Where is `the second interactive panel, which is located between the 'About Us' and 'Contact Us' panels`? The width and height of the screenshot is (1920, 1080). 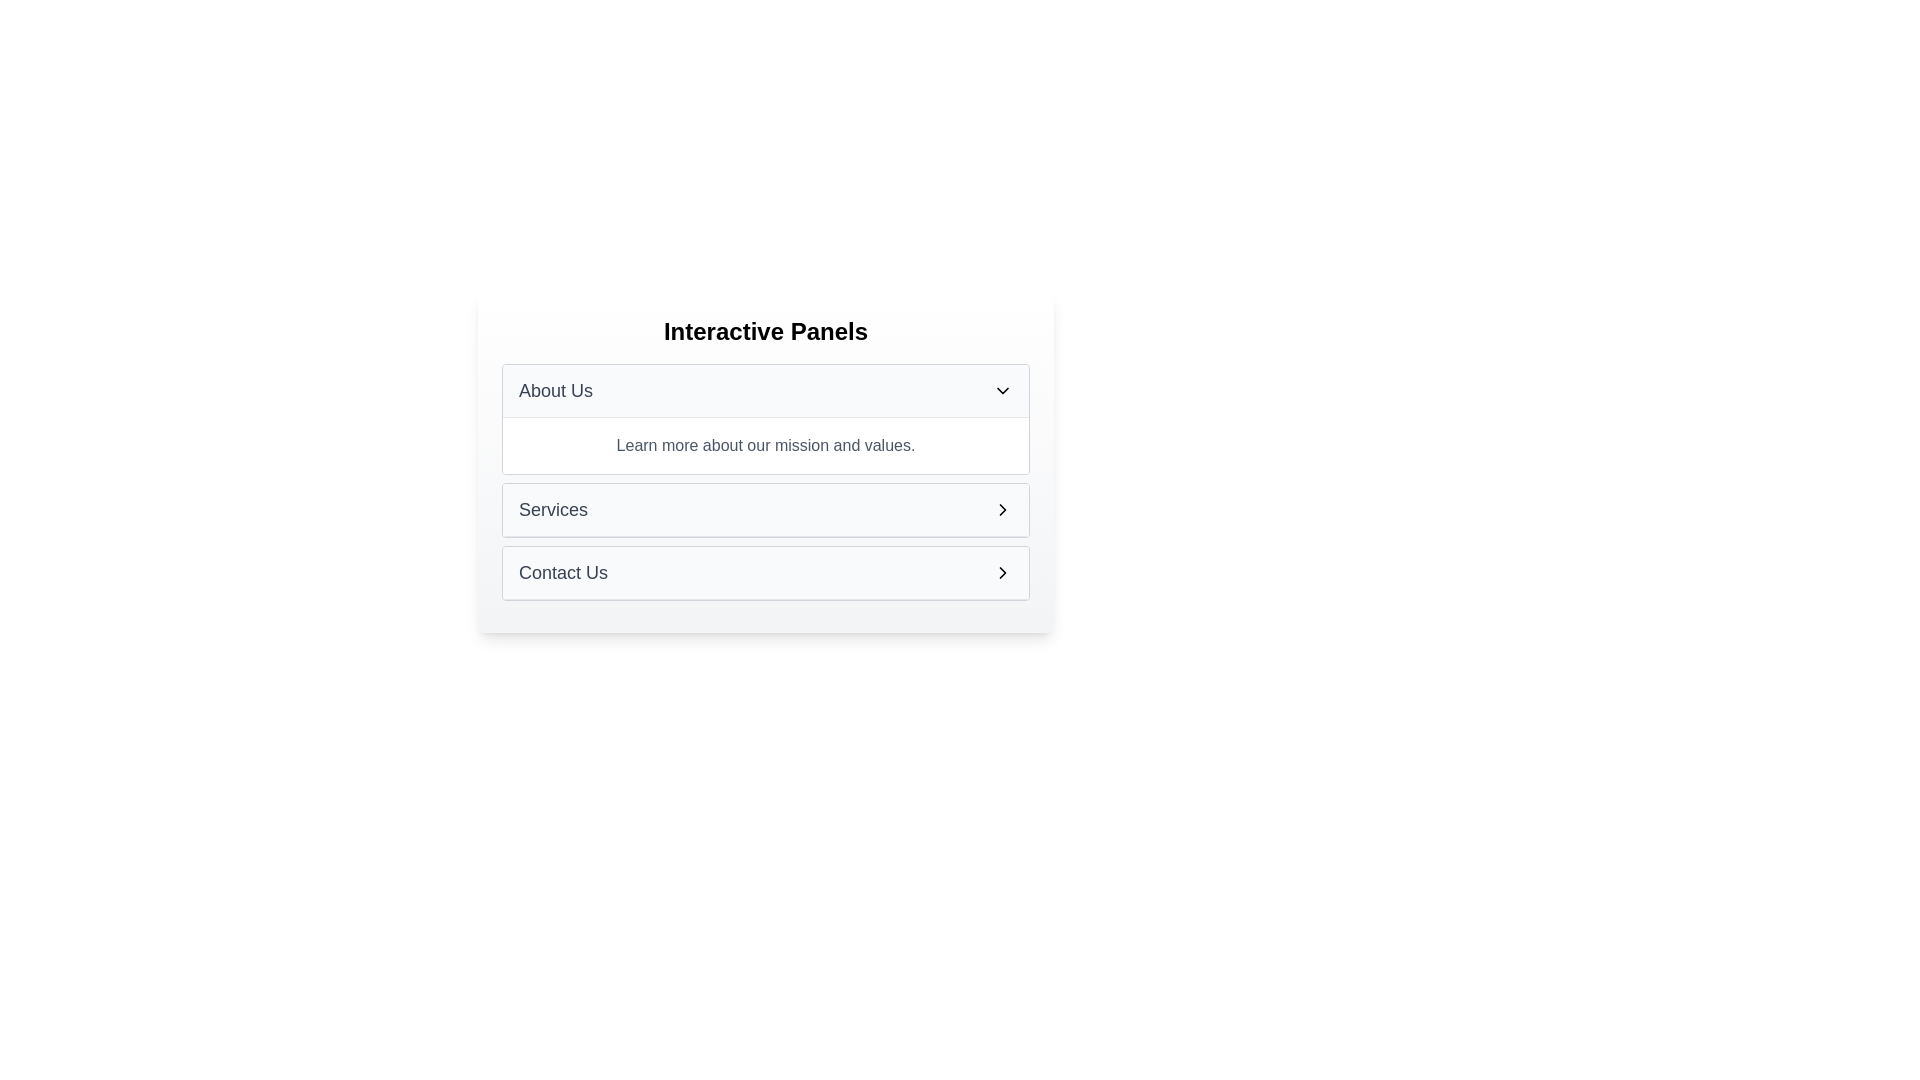
the second interactive panel, which is located between the 'About Us' and 'Contact Us' panels is located at coordinates (765, 508).